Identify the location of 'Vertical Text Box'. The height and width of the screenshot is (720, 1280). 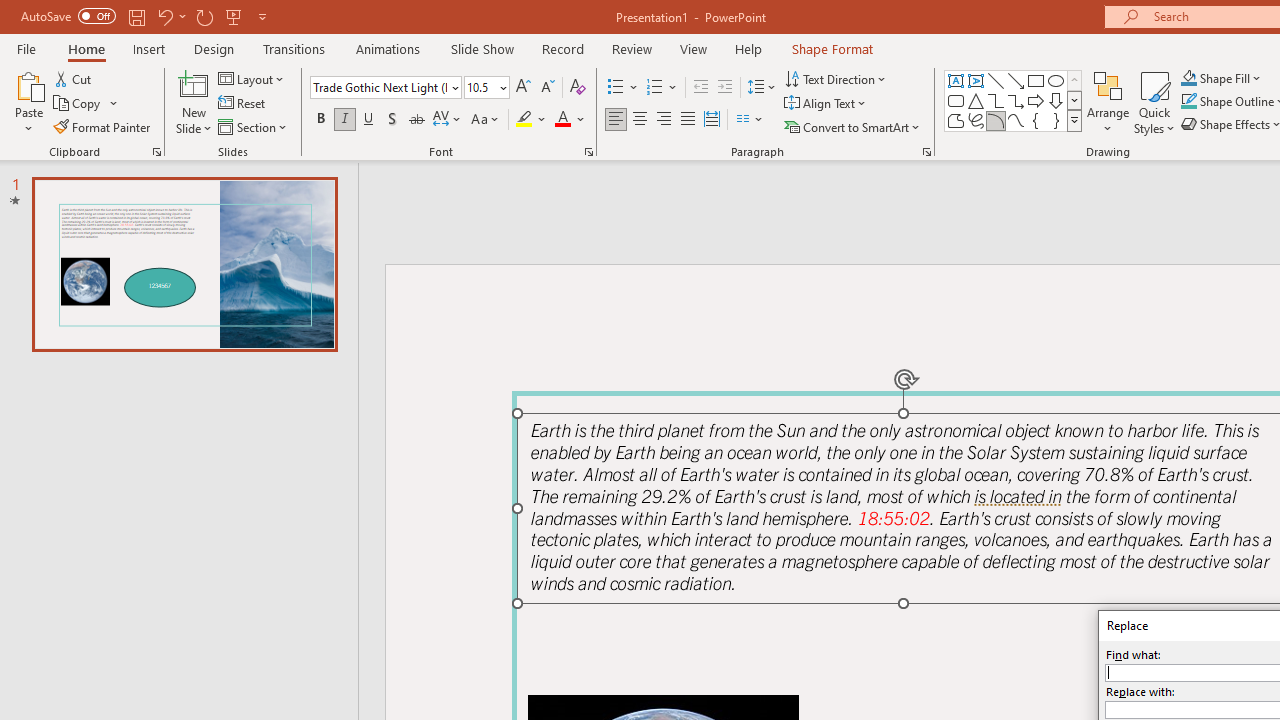
(976, 80).